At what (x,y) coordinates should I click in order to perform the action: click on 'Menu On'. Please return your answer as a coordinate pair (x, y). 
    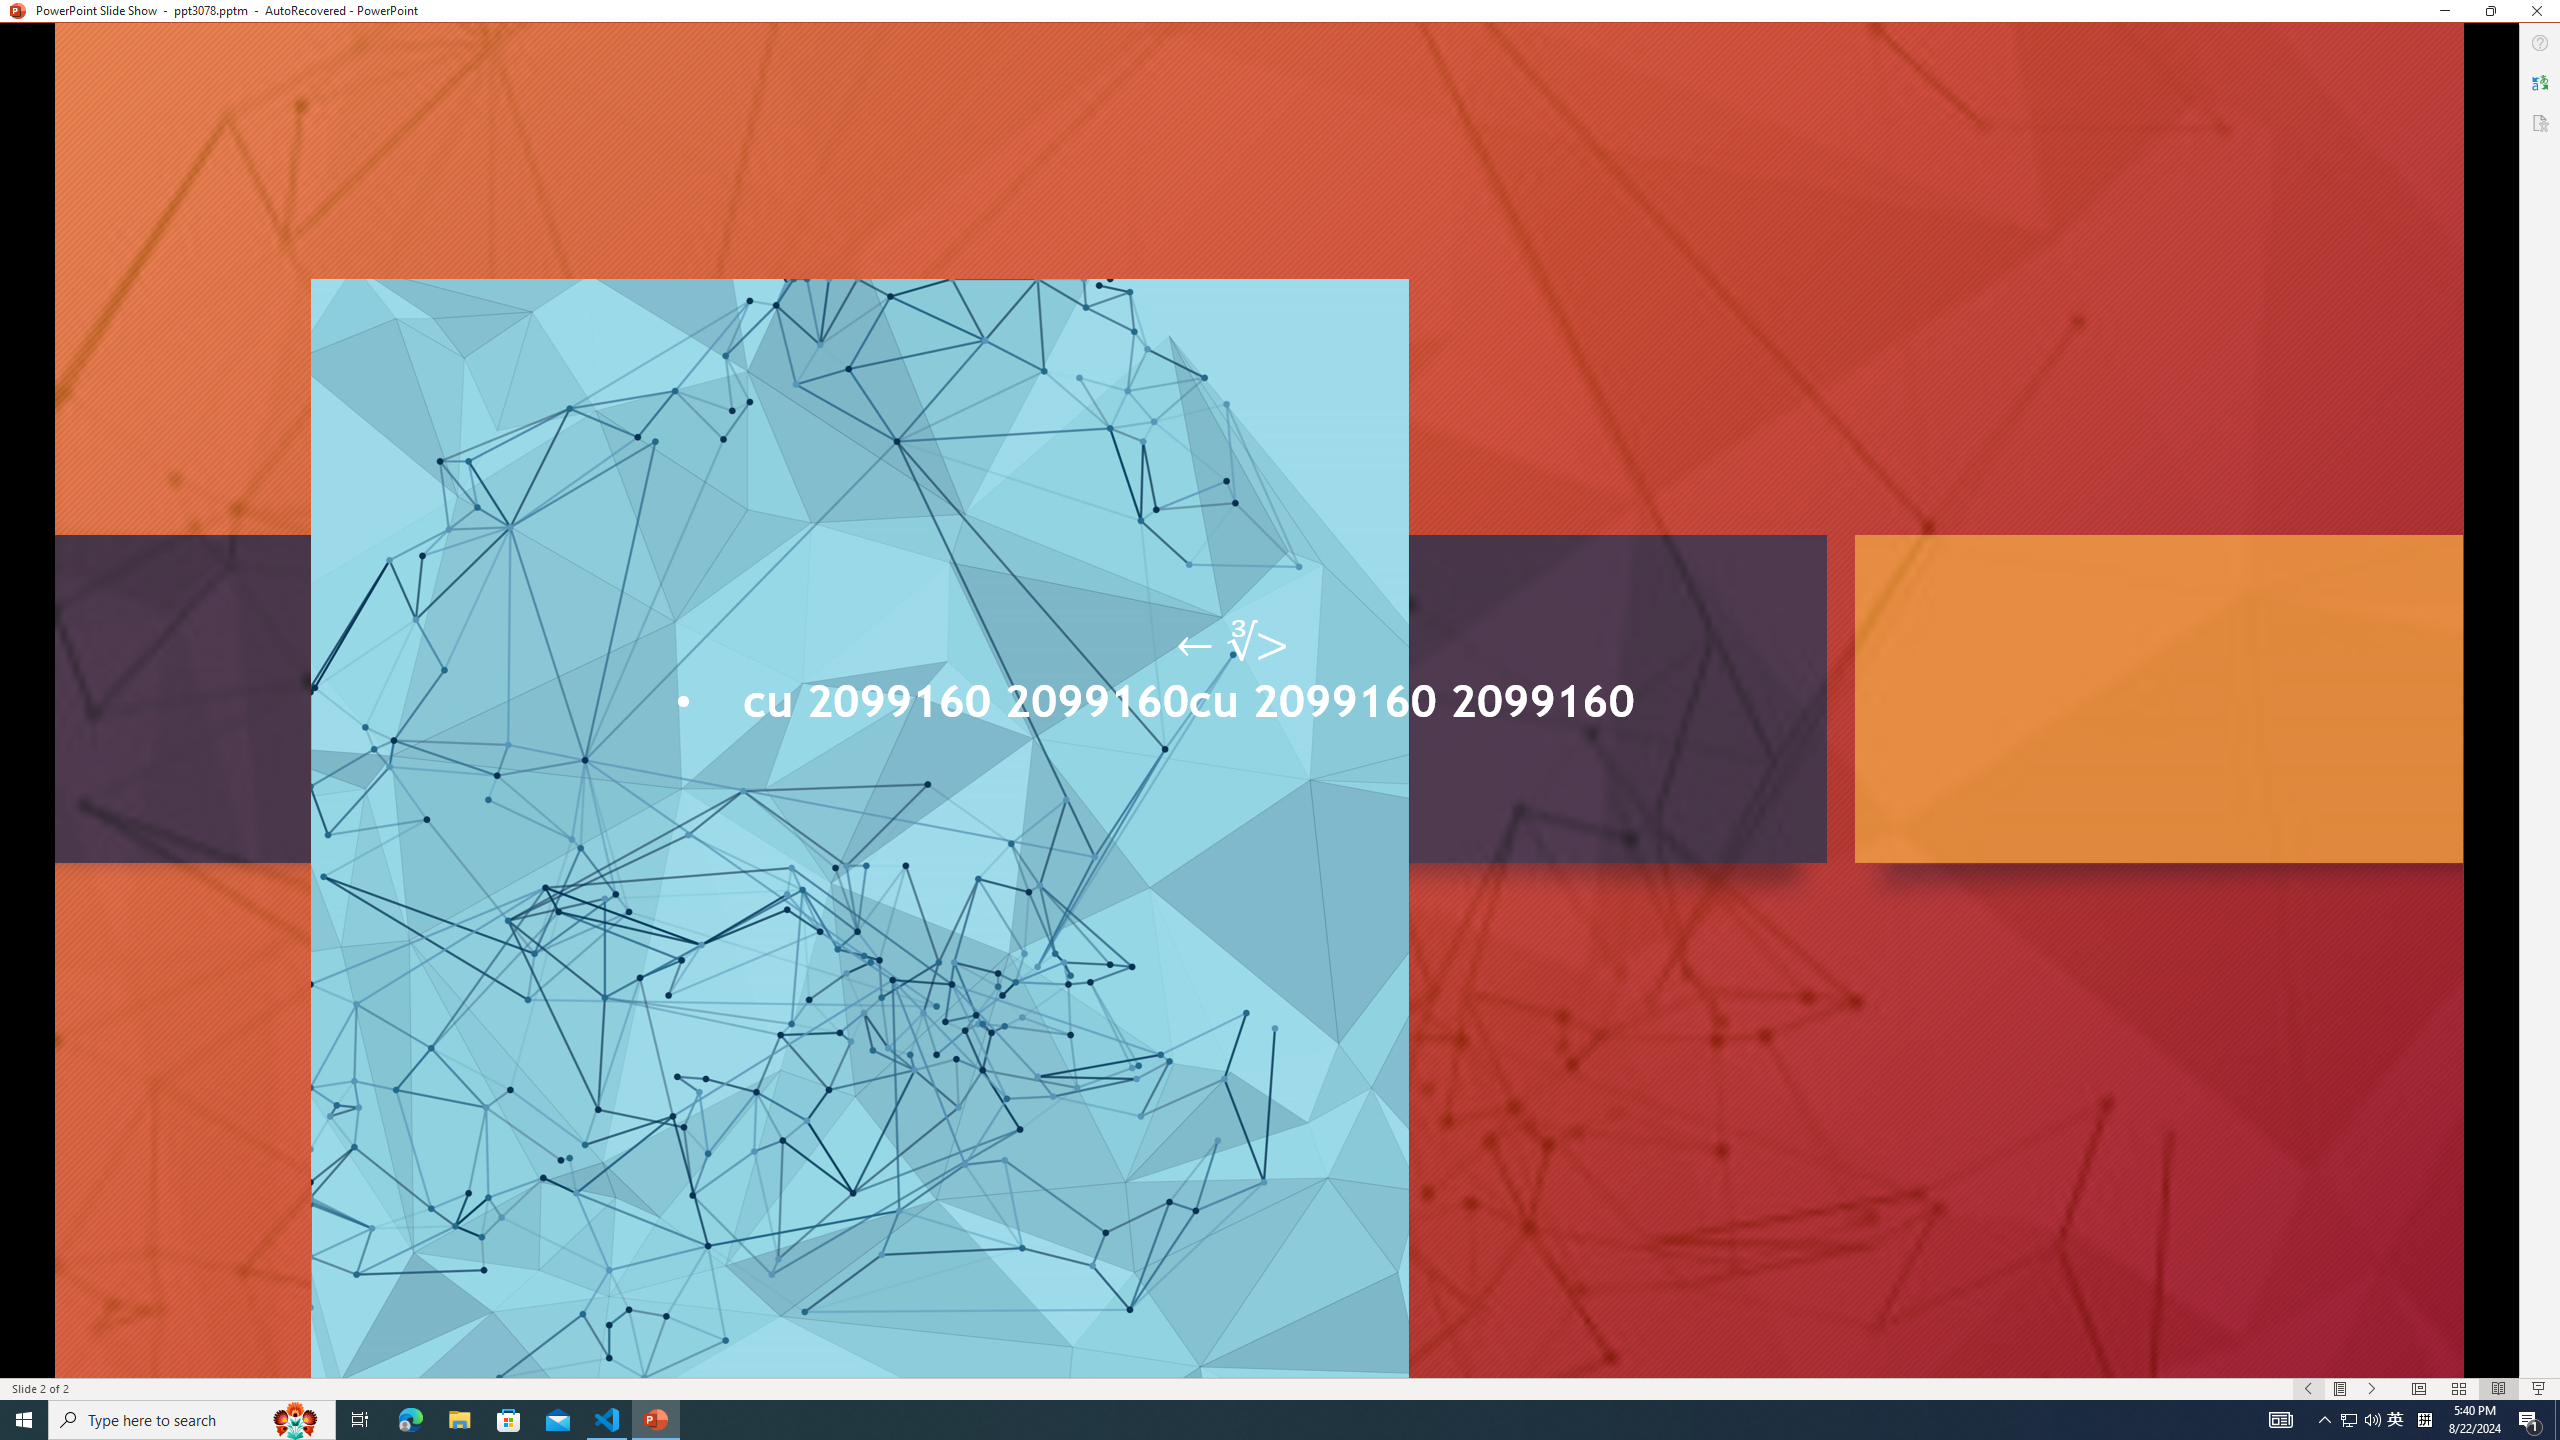
    Looking at the image, I should click on (2340, 1389).